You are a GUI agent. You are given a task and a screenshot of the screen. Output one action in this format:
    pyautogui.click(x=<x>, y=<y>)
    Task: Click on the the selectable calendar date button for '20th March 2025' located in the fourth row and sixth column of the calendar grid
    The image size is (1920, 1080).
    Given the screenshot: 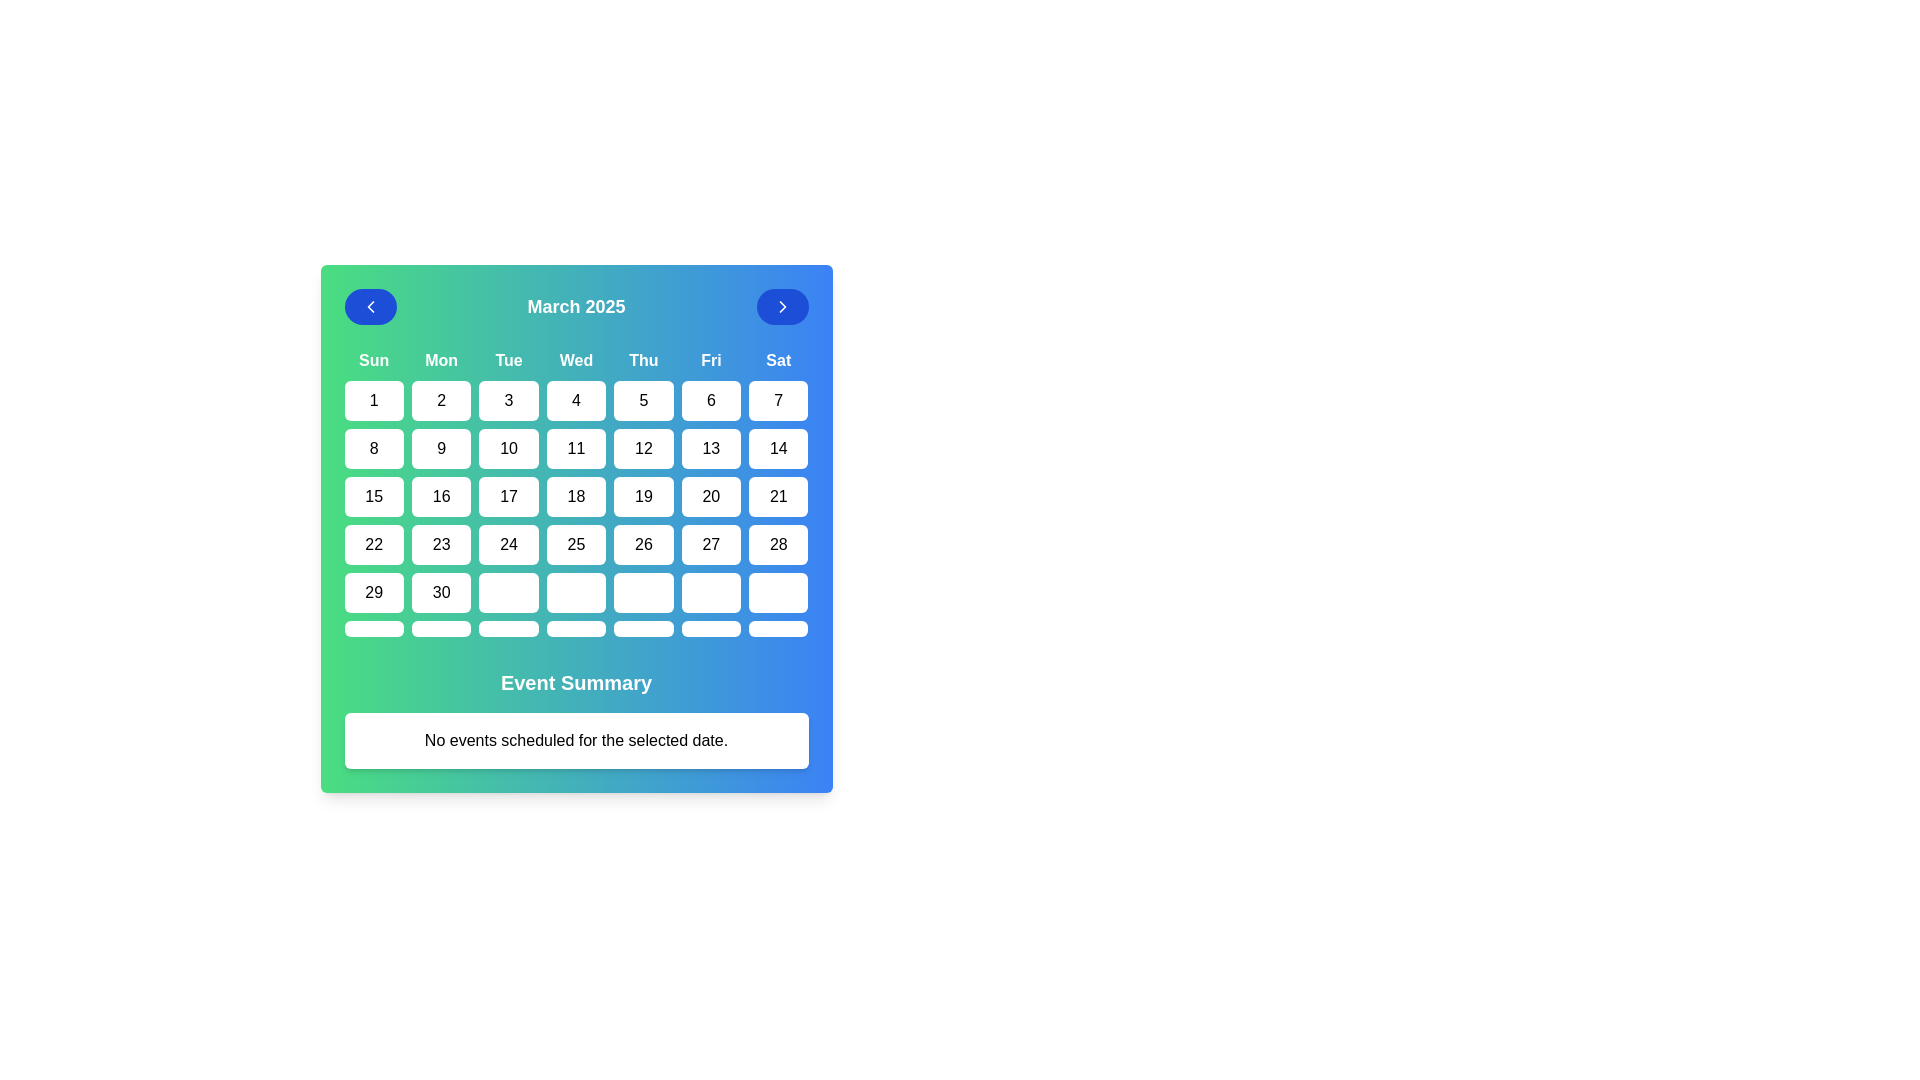 What is the action you would take?
    pyautogui.click(x=711, y=496)
    